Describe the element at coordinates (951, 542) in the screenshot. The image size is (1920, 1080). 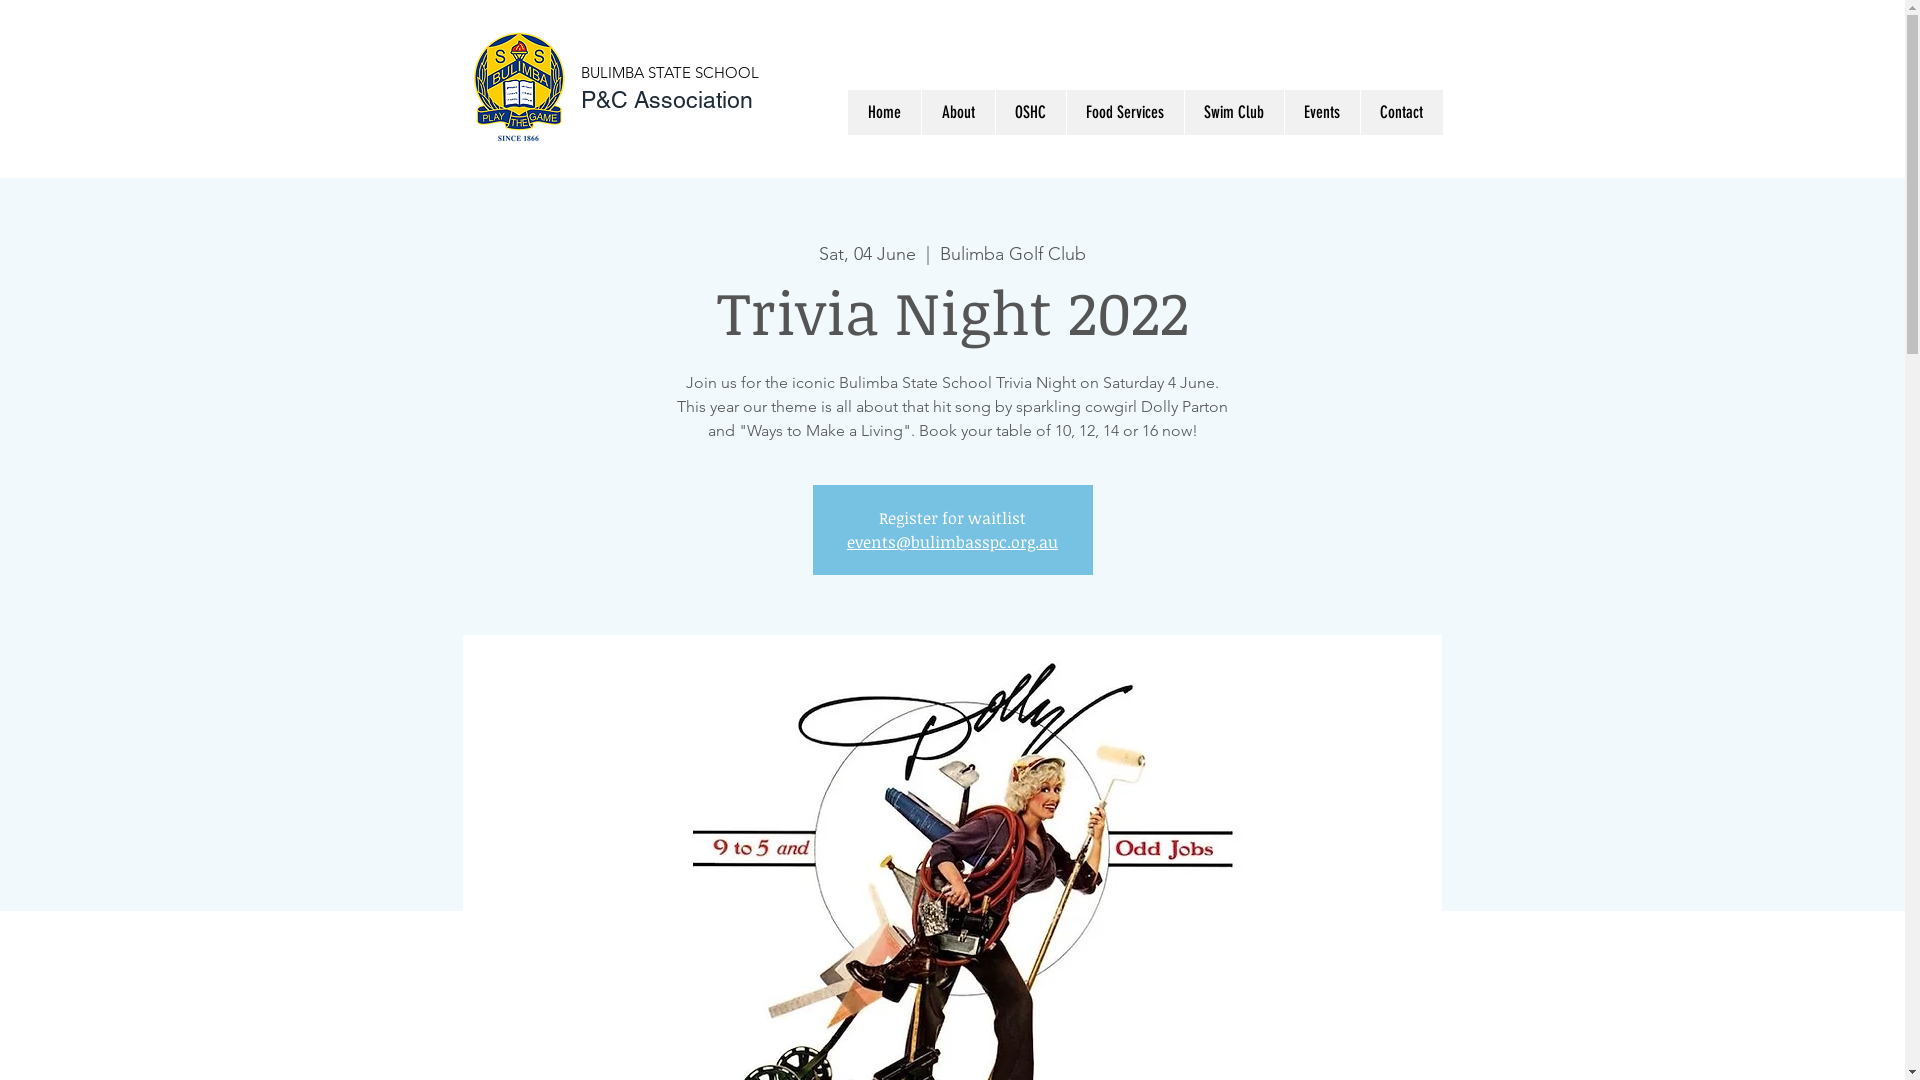
I see `'events@bulimbasspc.org.au'` at that location.